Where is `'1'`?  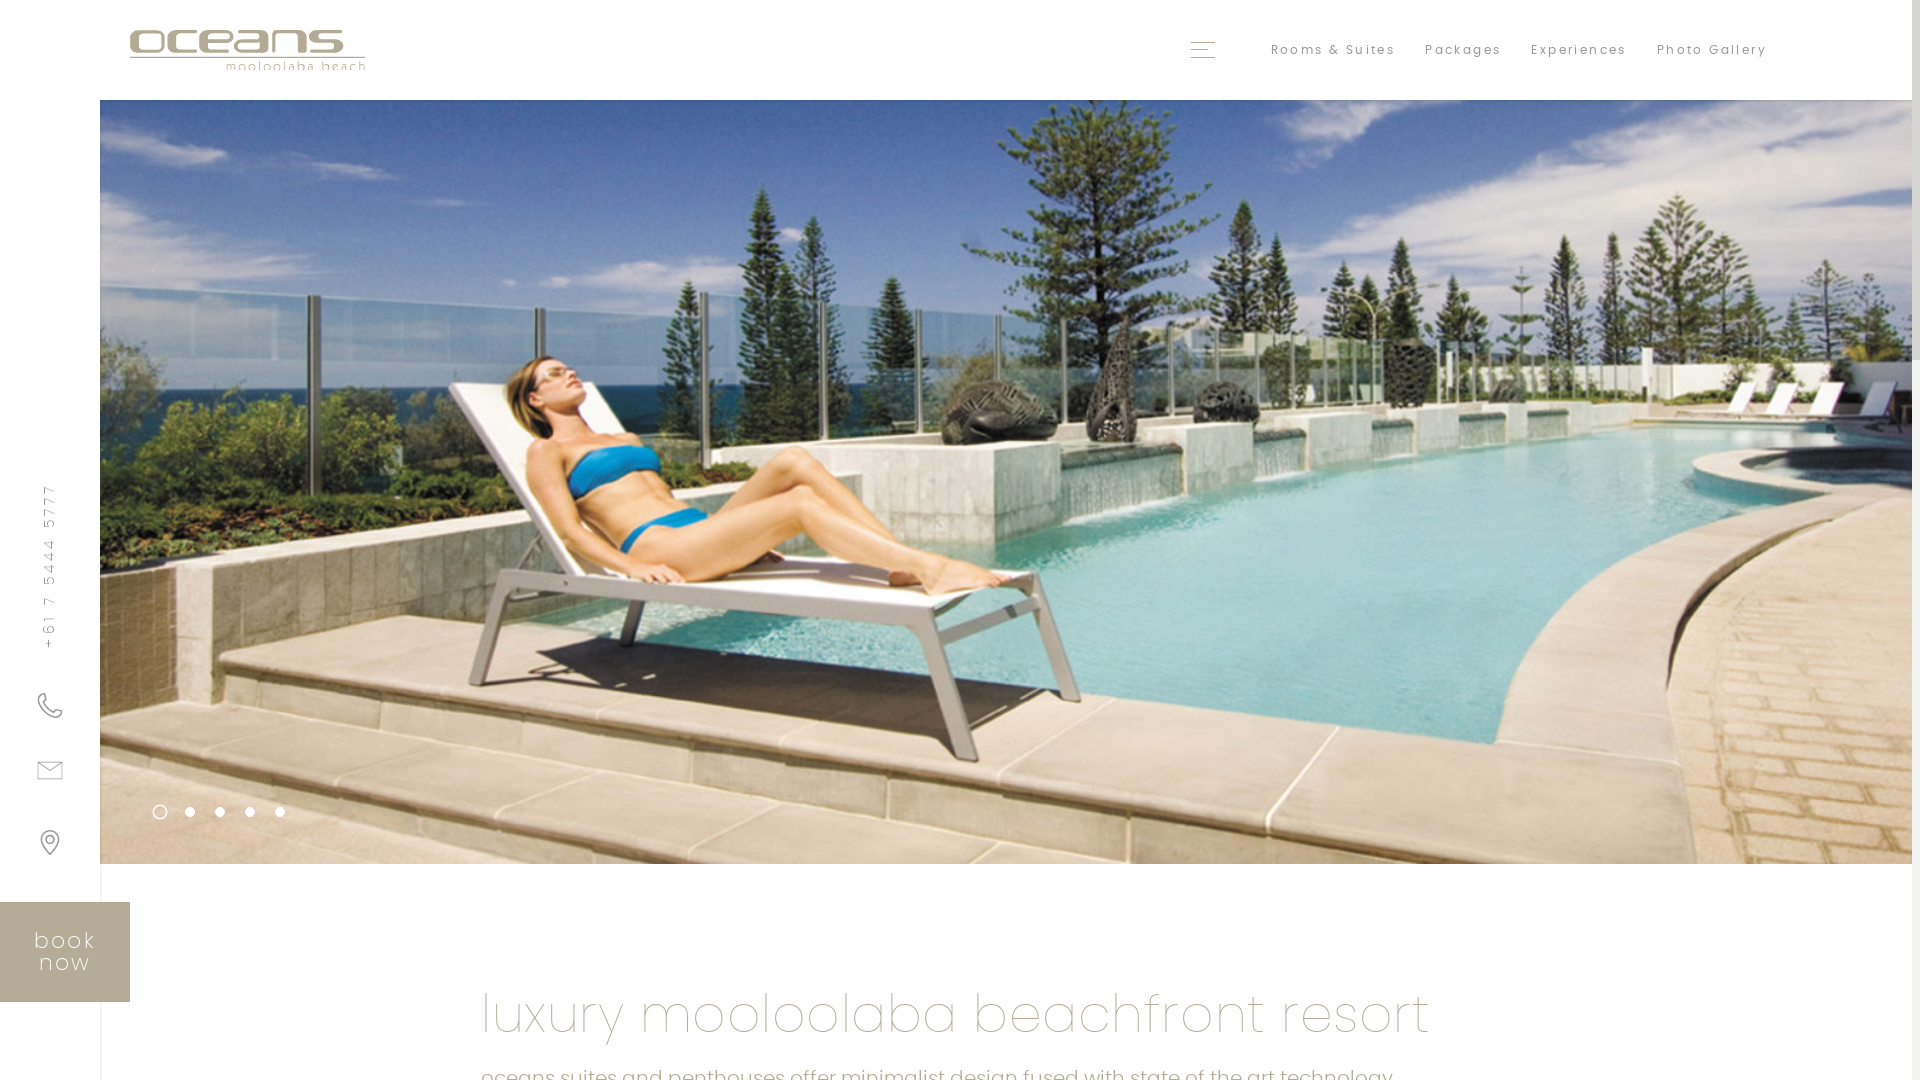 '1' is located at coordinates (151, 808).